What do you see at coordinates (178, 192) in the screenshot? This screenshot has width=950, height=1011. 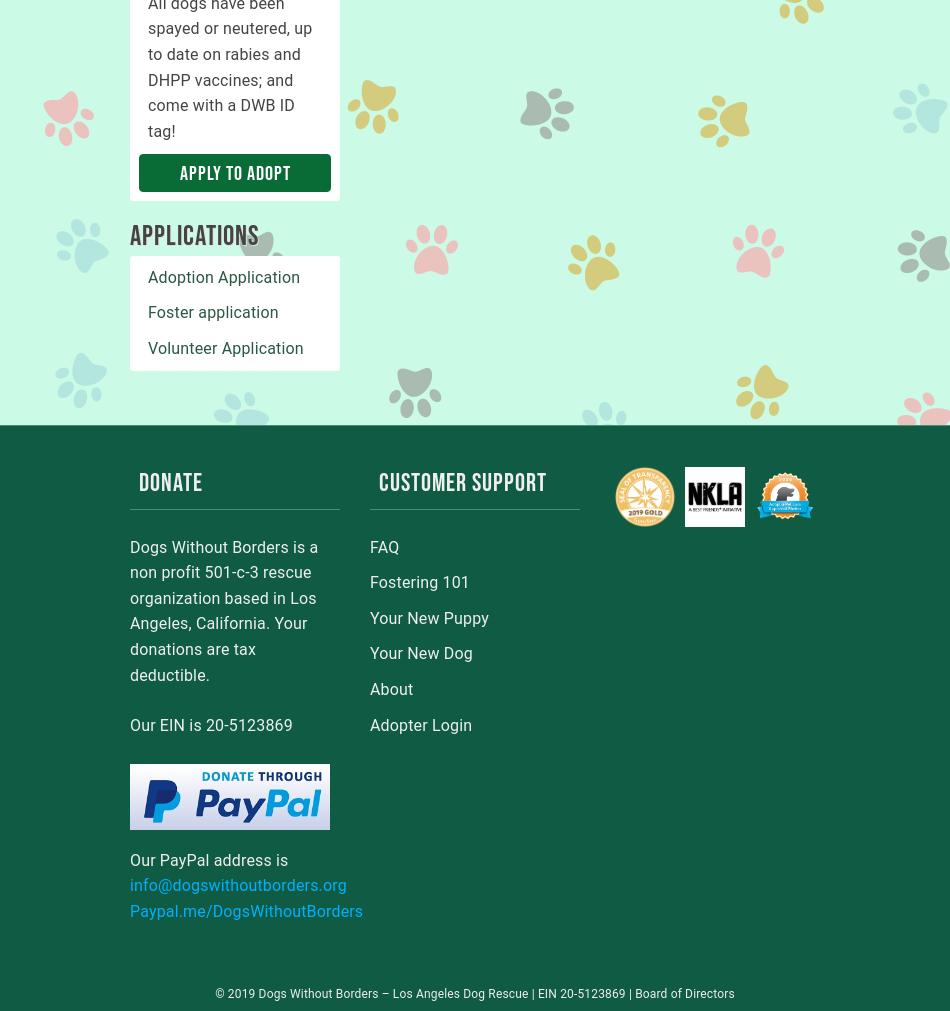 I see `'Apply to Adopt Gittl'` at bounding box center [178, 192].